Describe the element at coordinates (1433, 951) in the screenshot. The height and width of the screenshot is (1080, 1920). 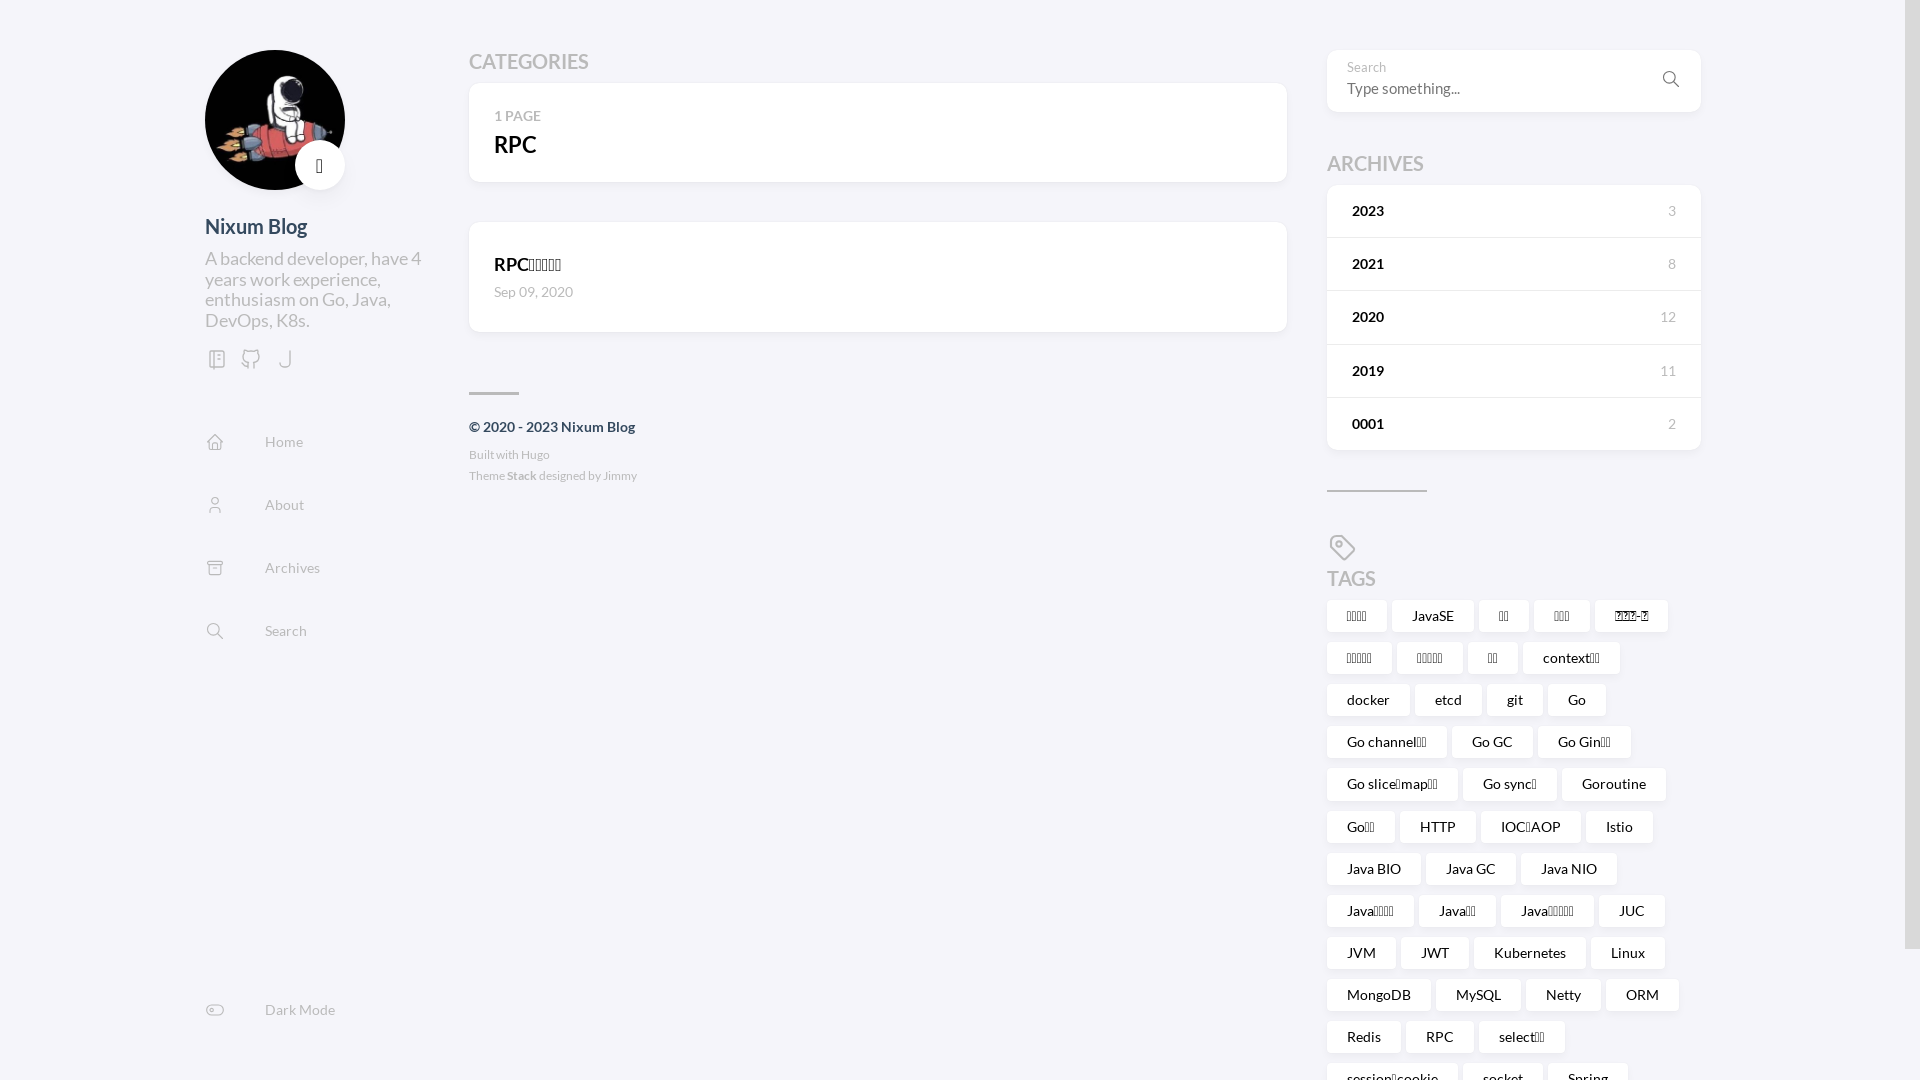
I see `'JWT'` at that location.